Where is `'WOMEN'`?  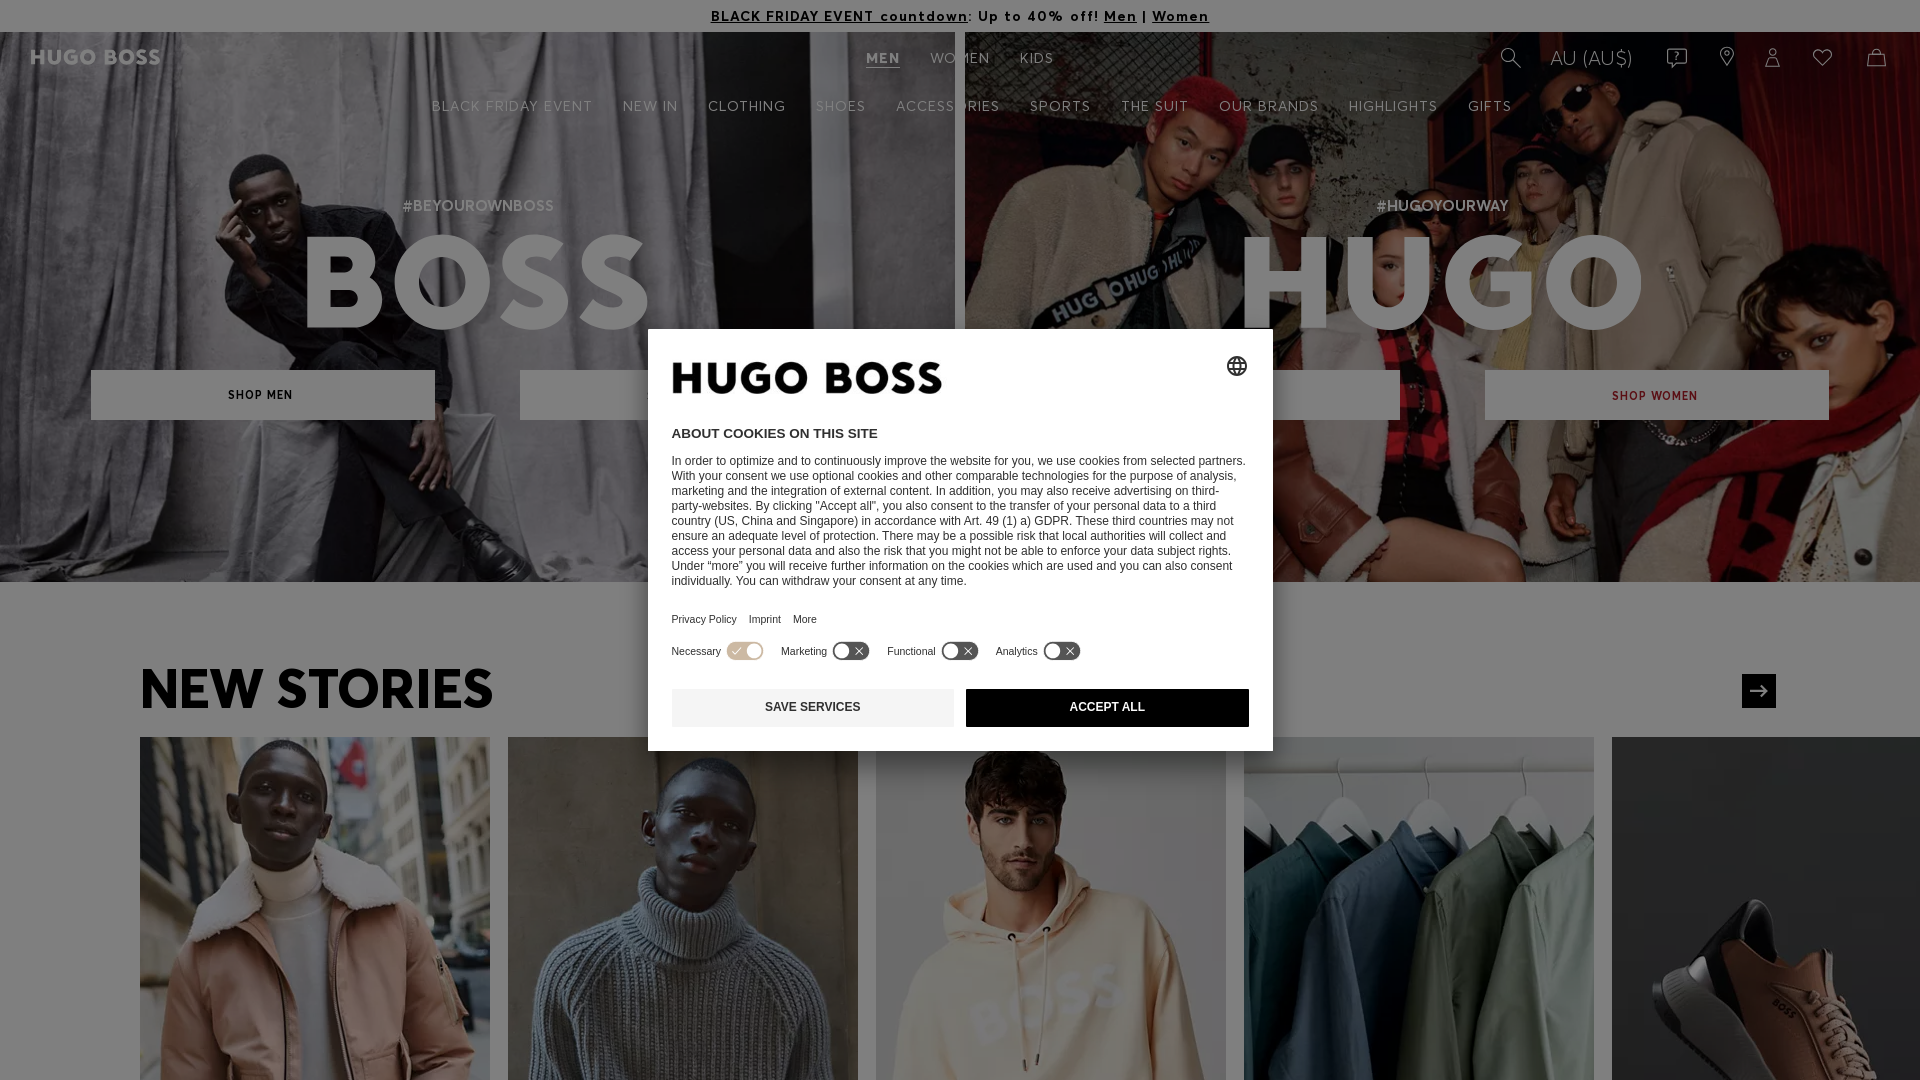 'WOMEN' is located at coordinates (960, 57).